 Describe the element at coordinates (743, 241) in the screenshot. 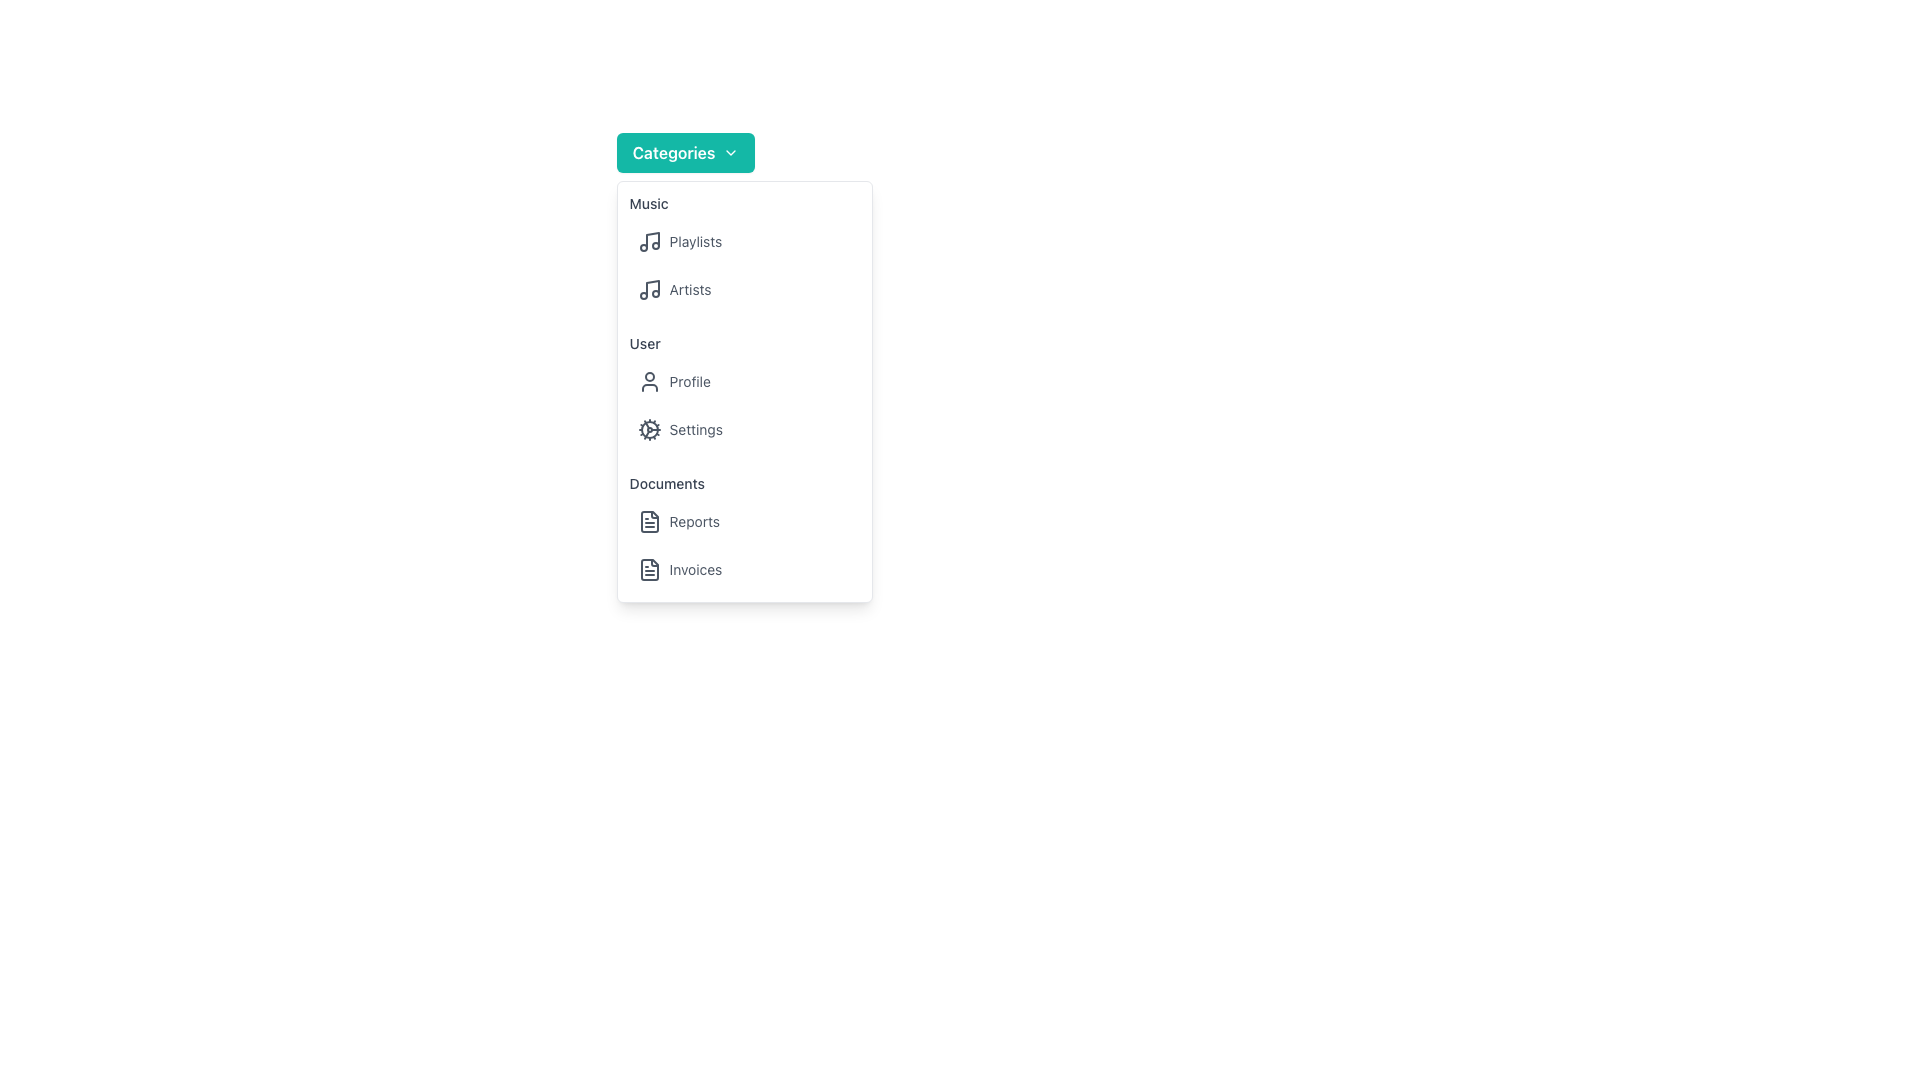

I see `the 'Playlists' button located in the 'Music' section` at that location.